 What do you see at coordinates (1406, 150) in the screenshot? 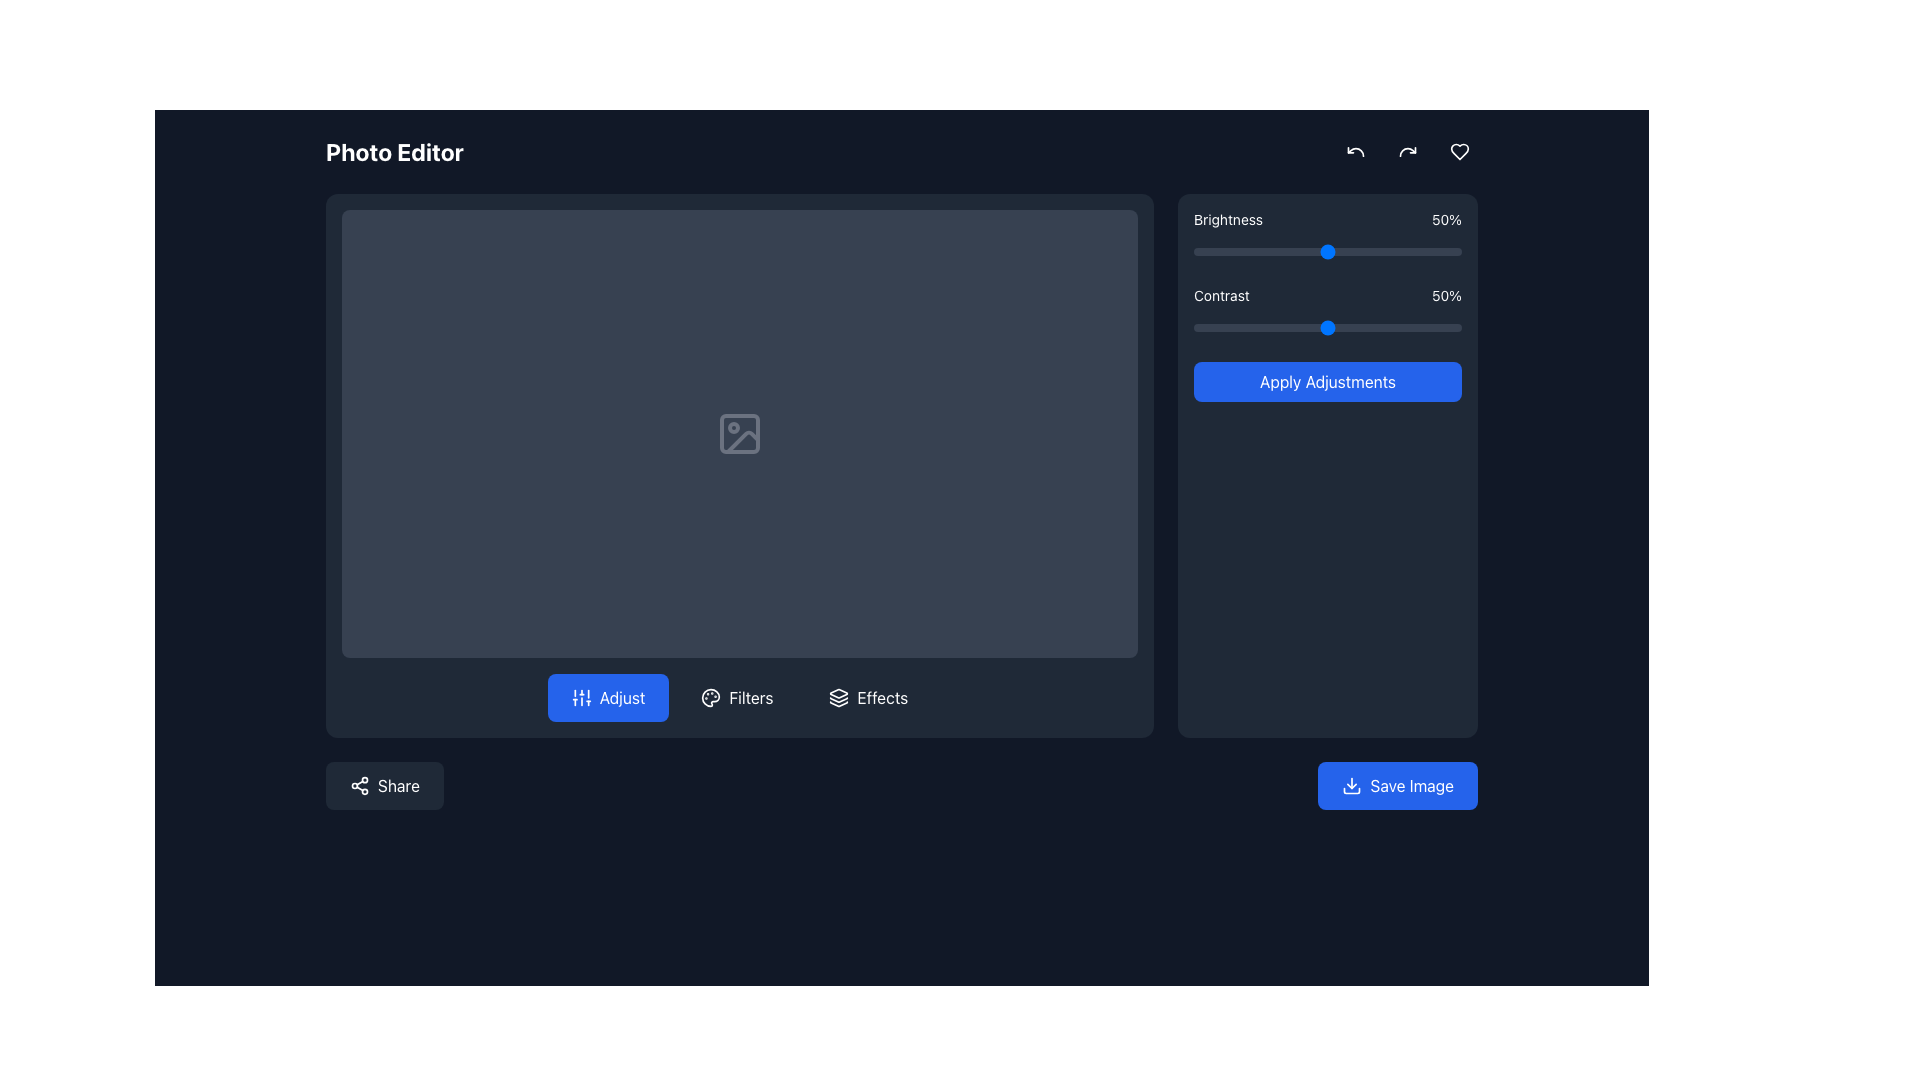
I see `the second circular button in the top-right corner that features a right-pointing arrow to change its background color` at bounding box center [1406, 150].